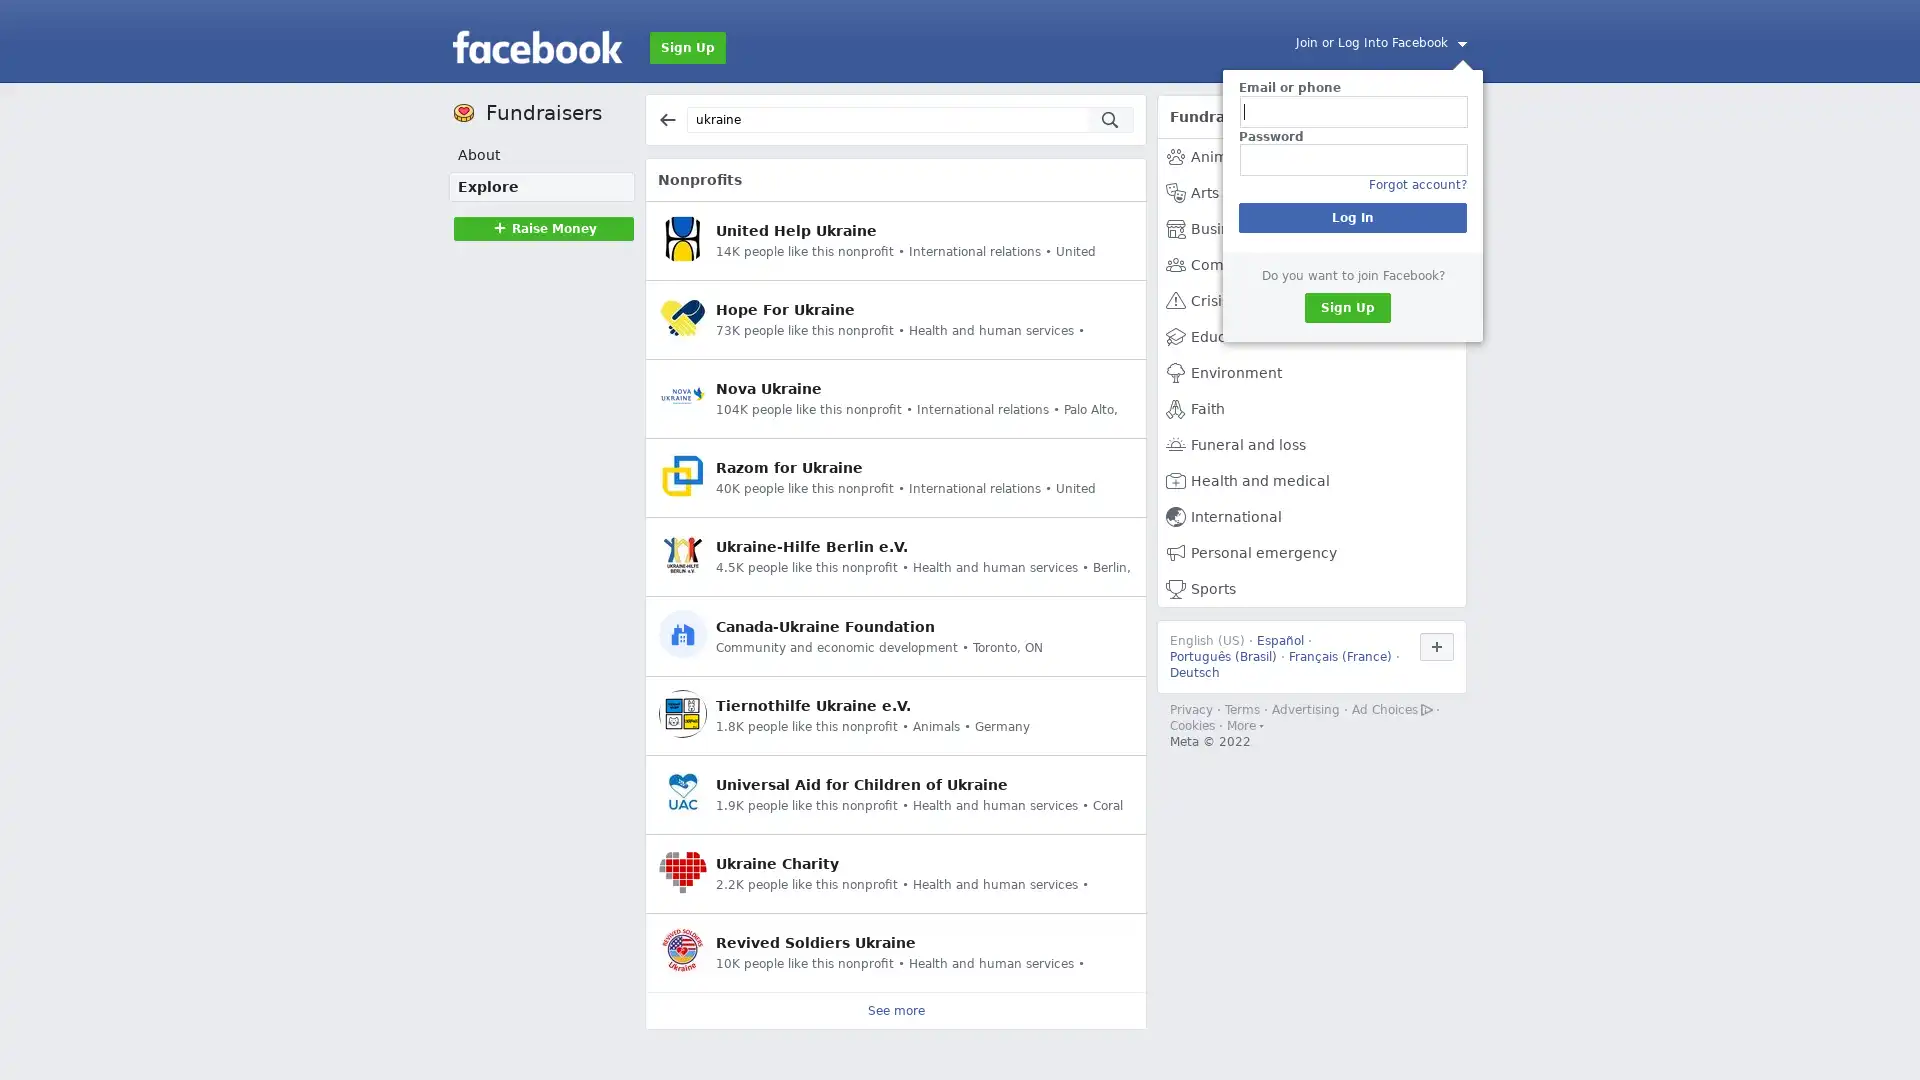  Describe the element at coordinates (1348, 308) in the screenshot. I see `Sign Up` at that location.